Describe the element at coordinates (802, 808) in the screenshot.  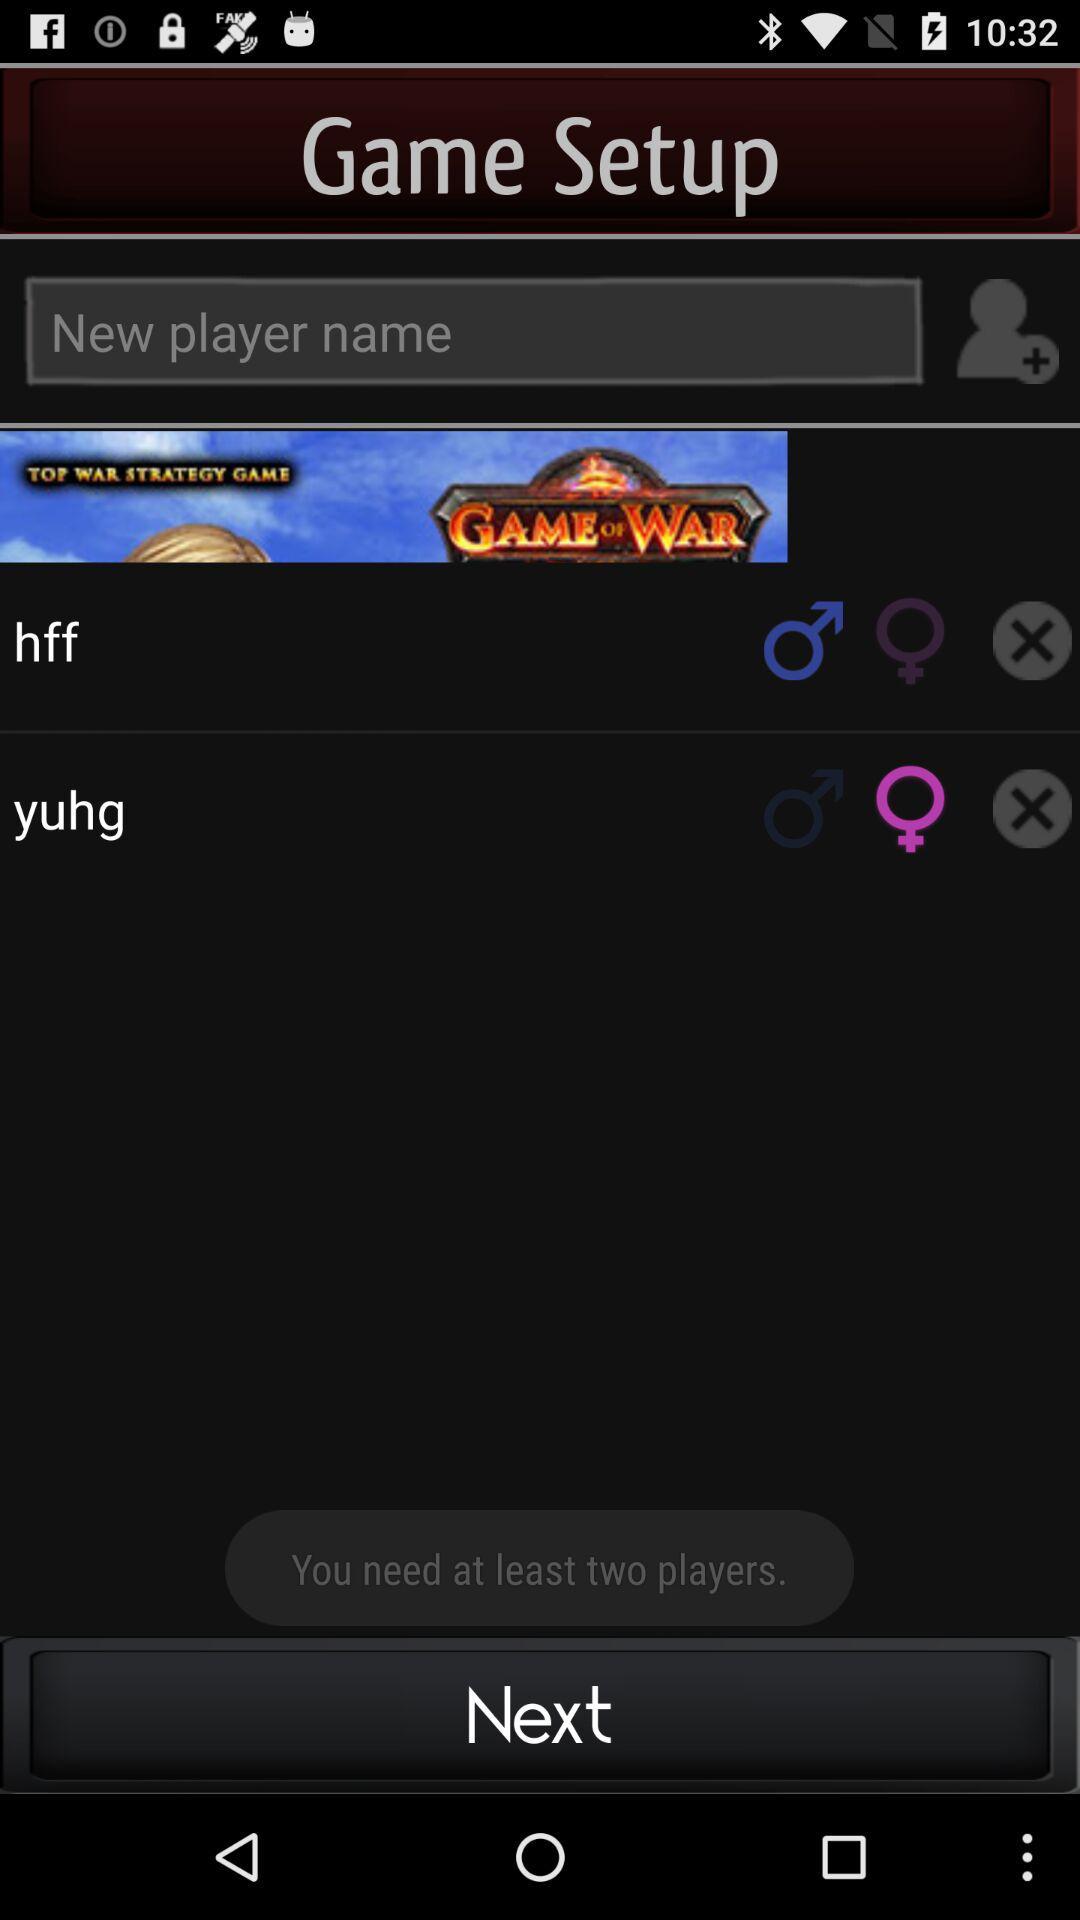
I see `search` at that location.